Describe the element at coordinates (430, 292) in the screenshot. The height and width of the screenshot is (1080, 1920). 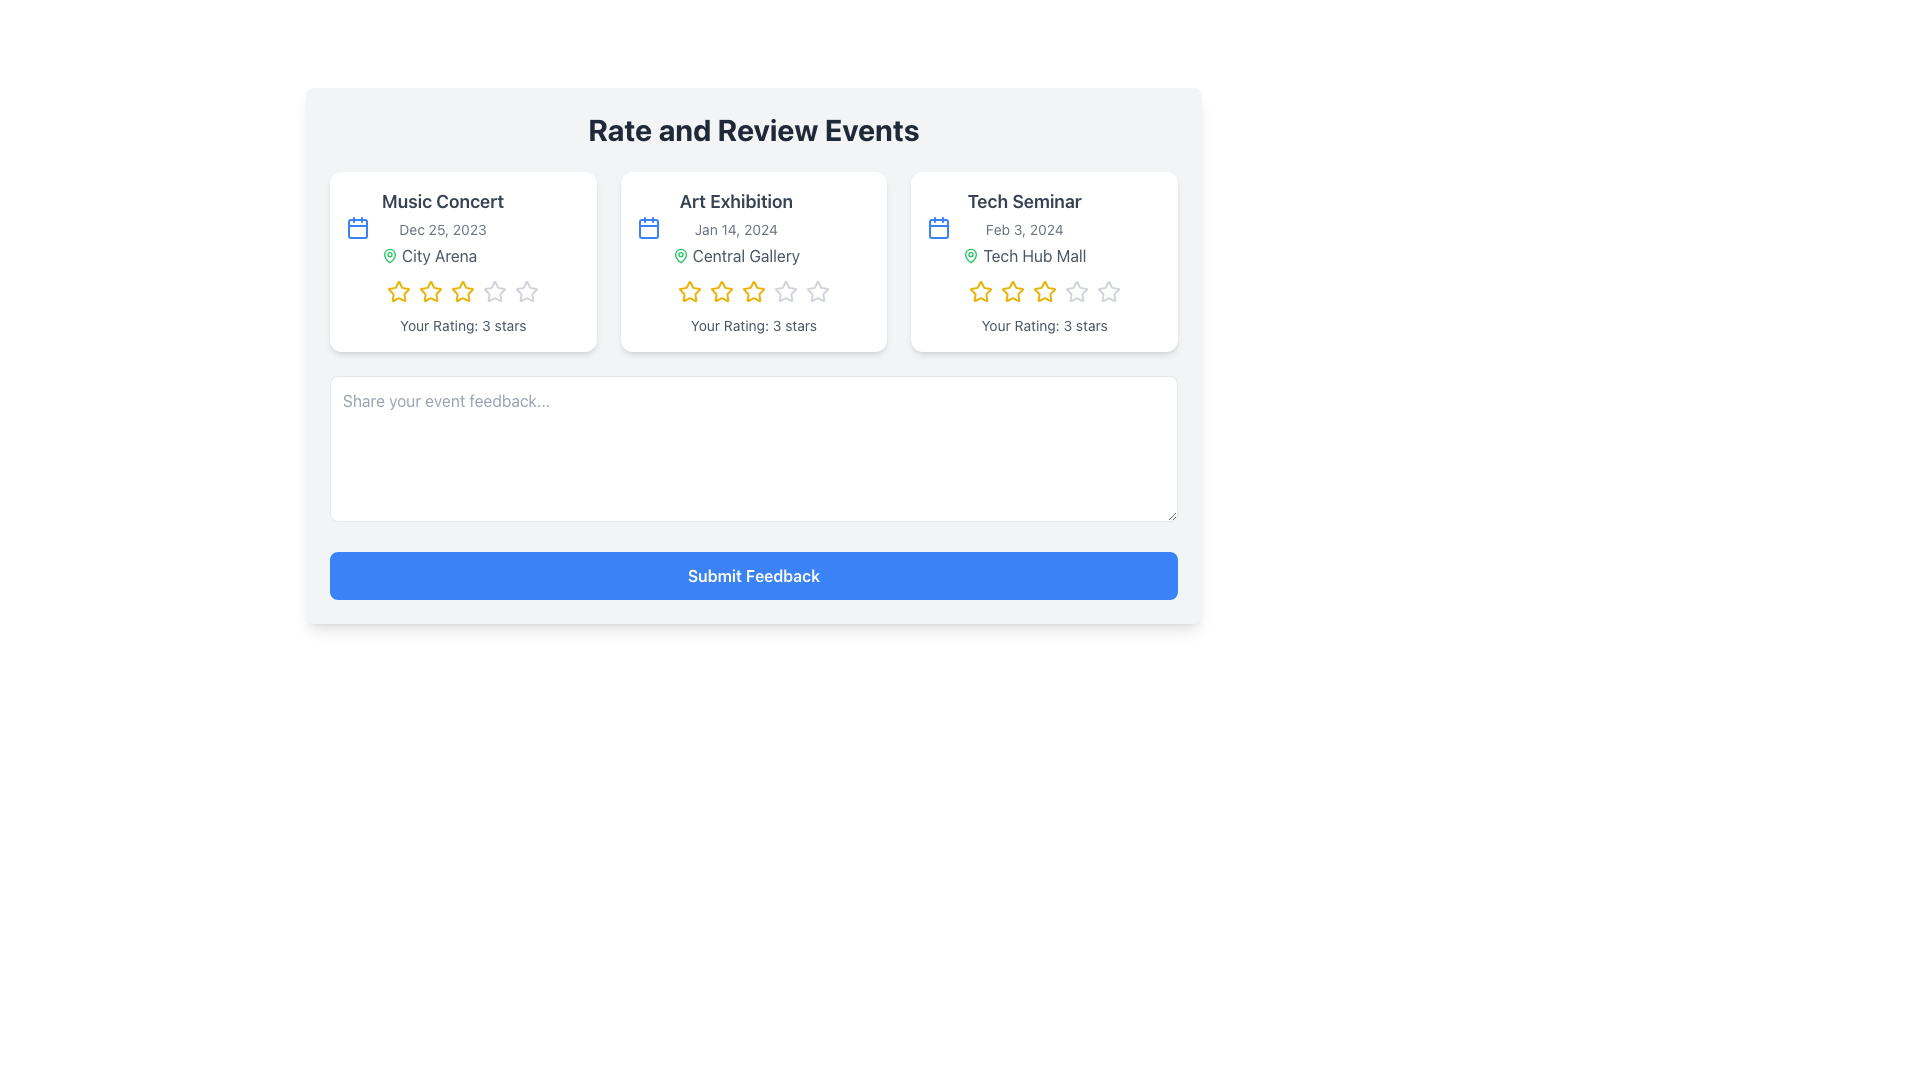
I see `the second star in the rating system under the event title 'Music Concert' to rate it` at that location.